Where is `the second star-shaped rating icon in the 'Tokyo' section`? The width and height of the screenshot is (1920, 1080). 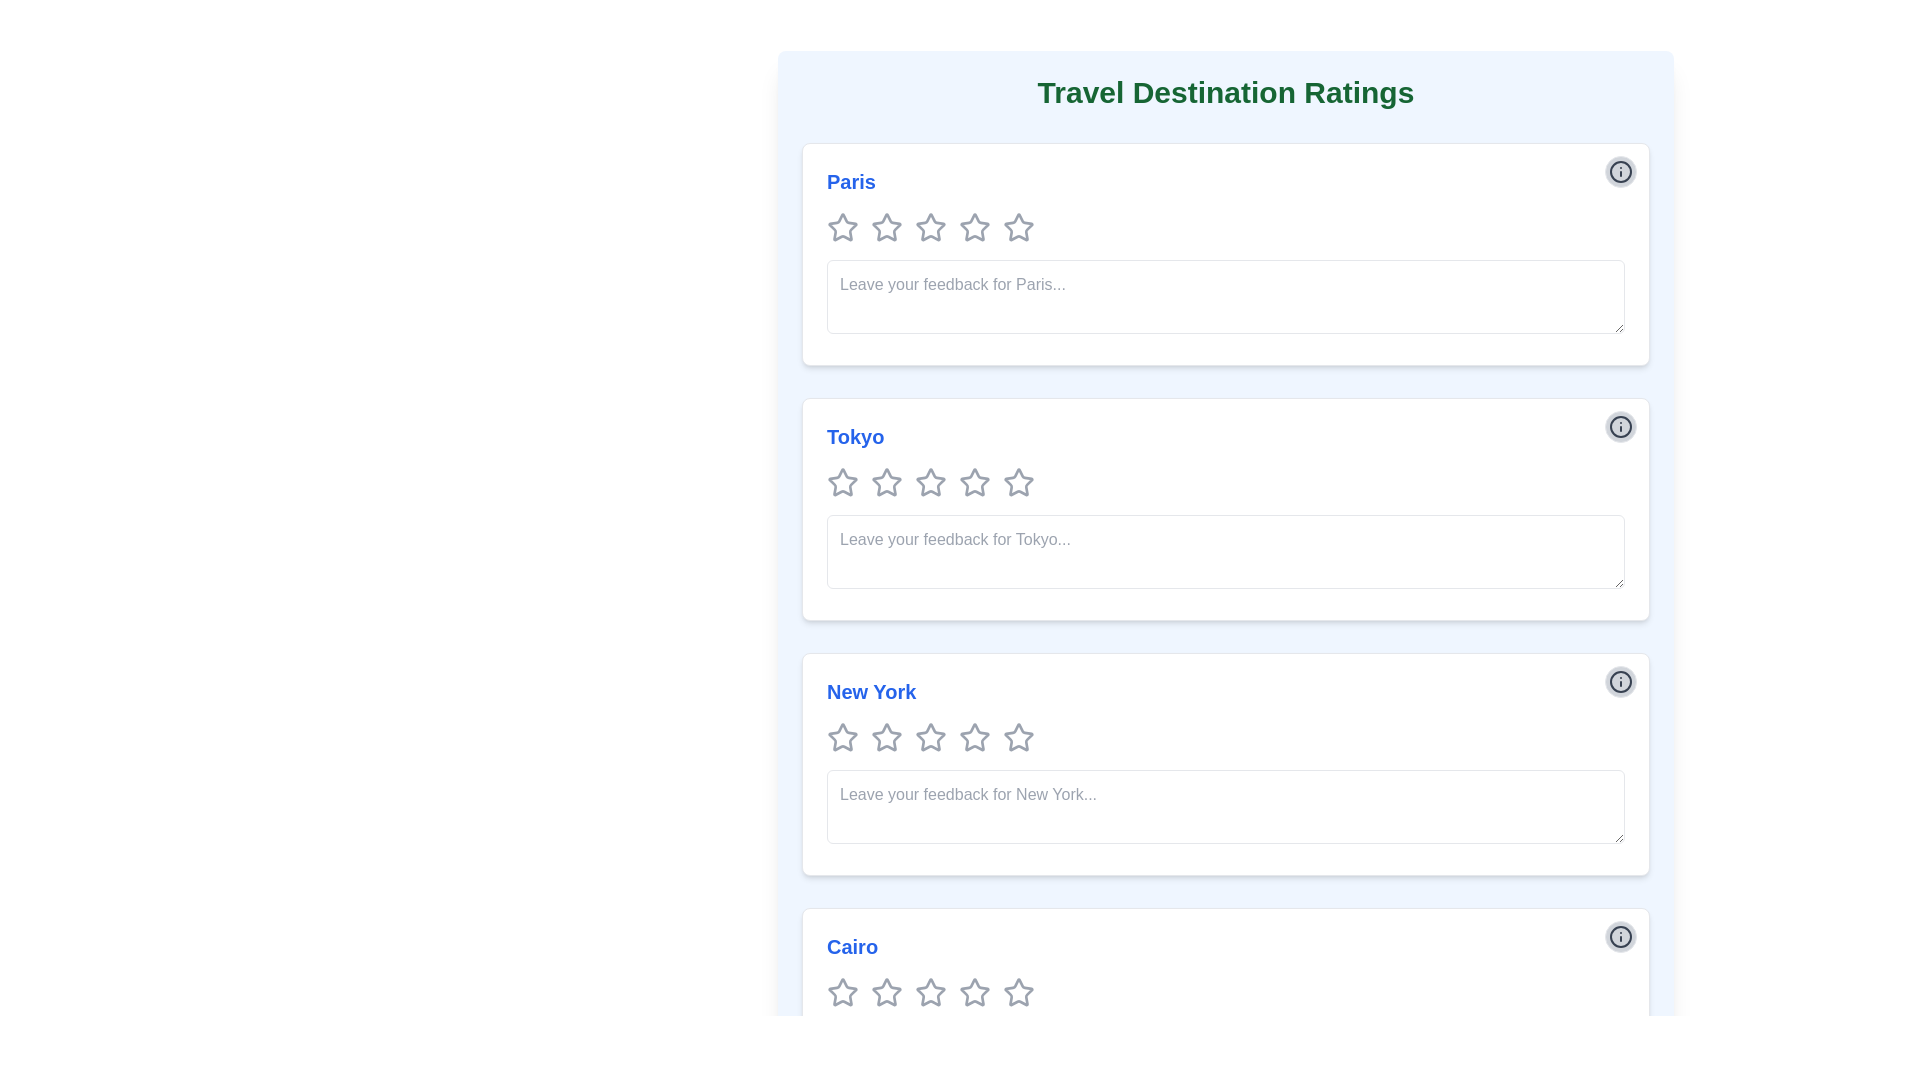 the second star-shaped rating icon in the 'Tokyo' section is located at coordinates (886, 482).